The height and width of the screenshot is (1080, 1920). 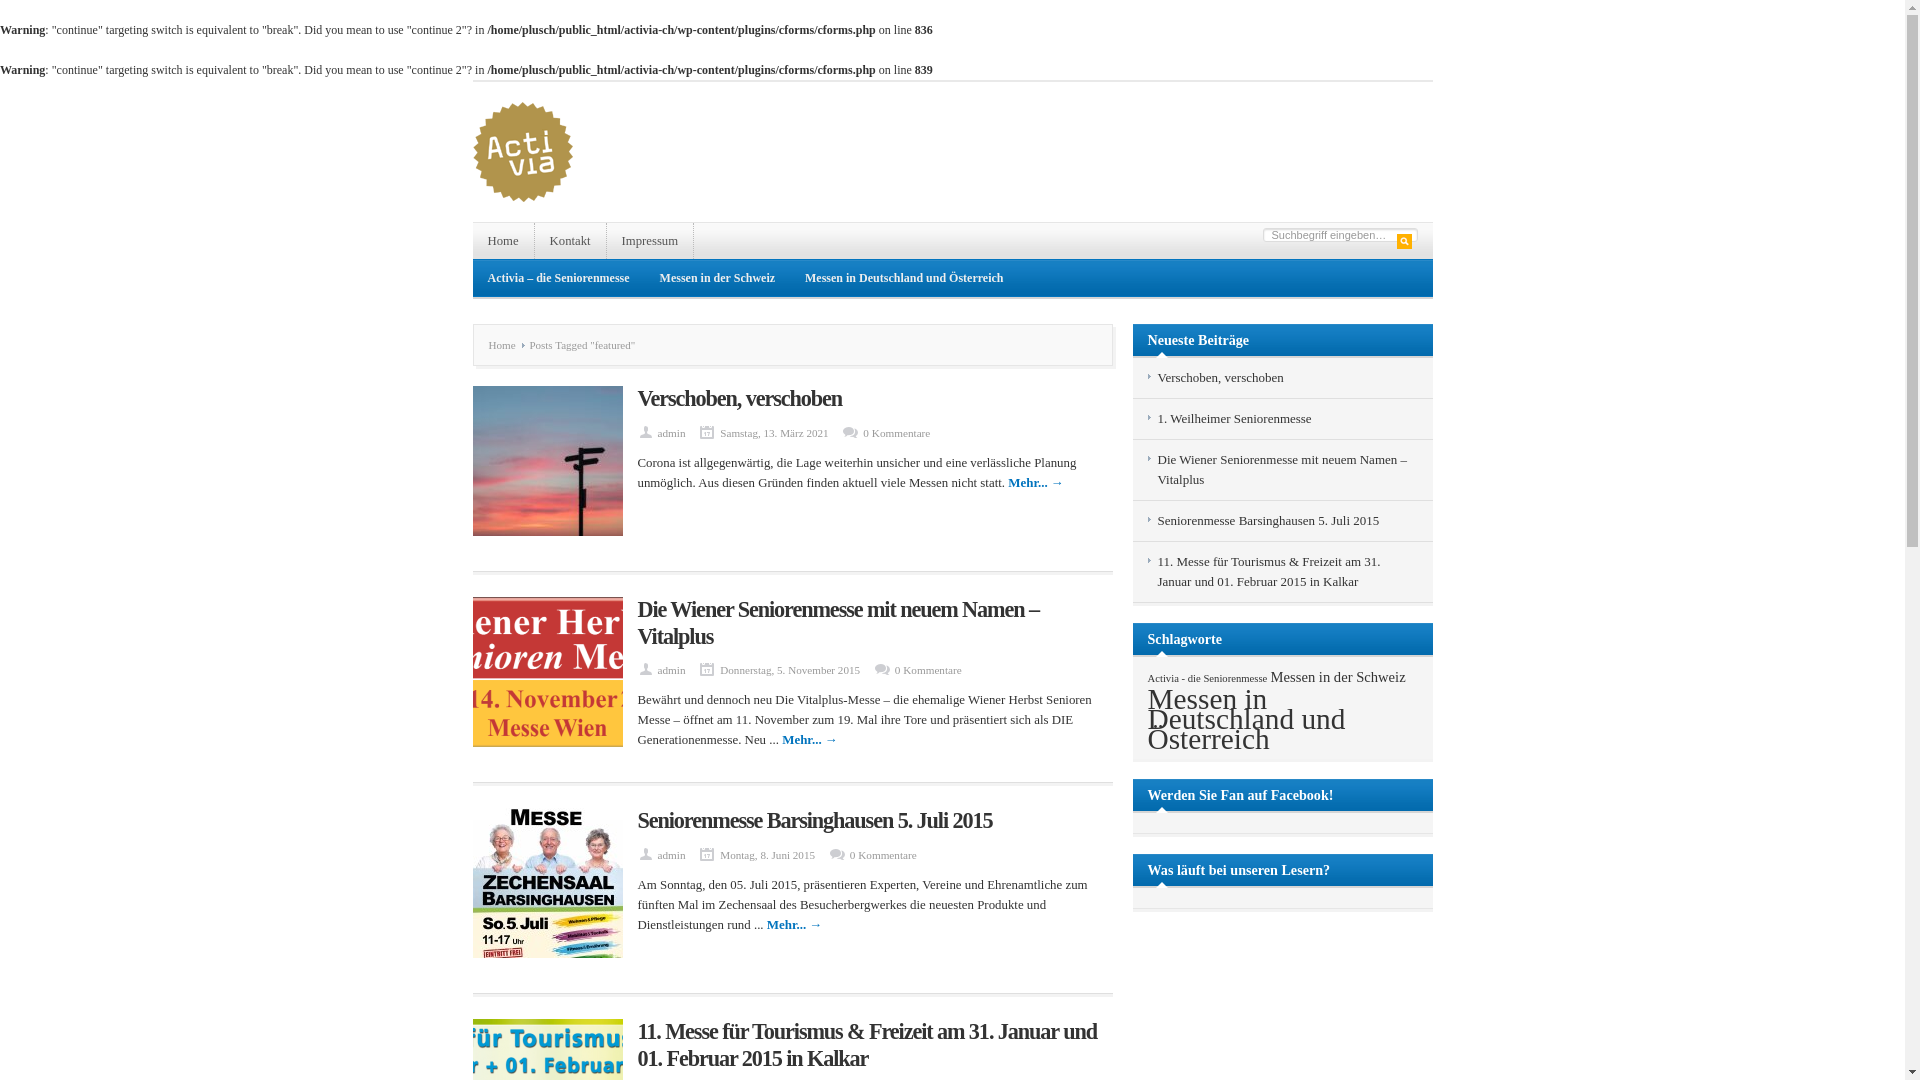 I want to click on 'Messen in der Schweiz', so click(x=1338, y=676).